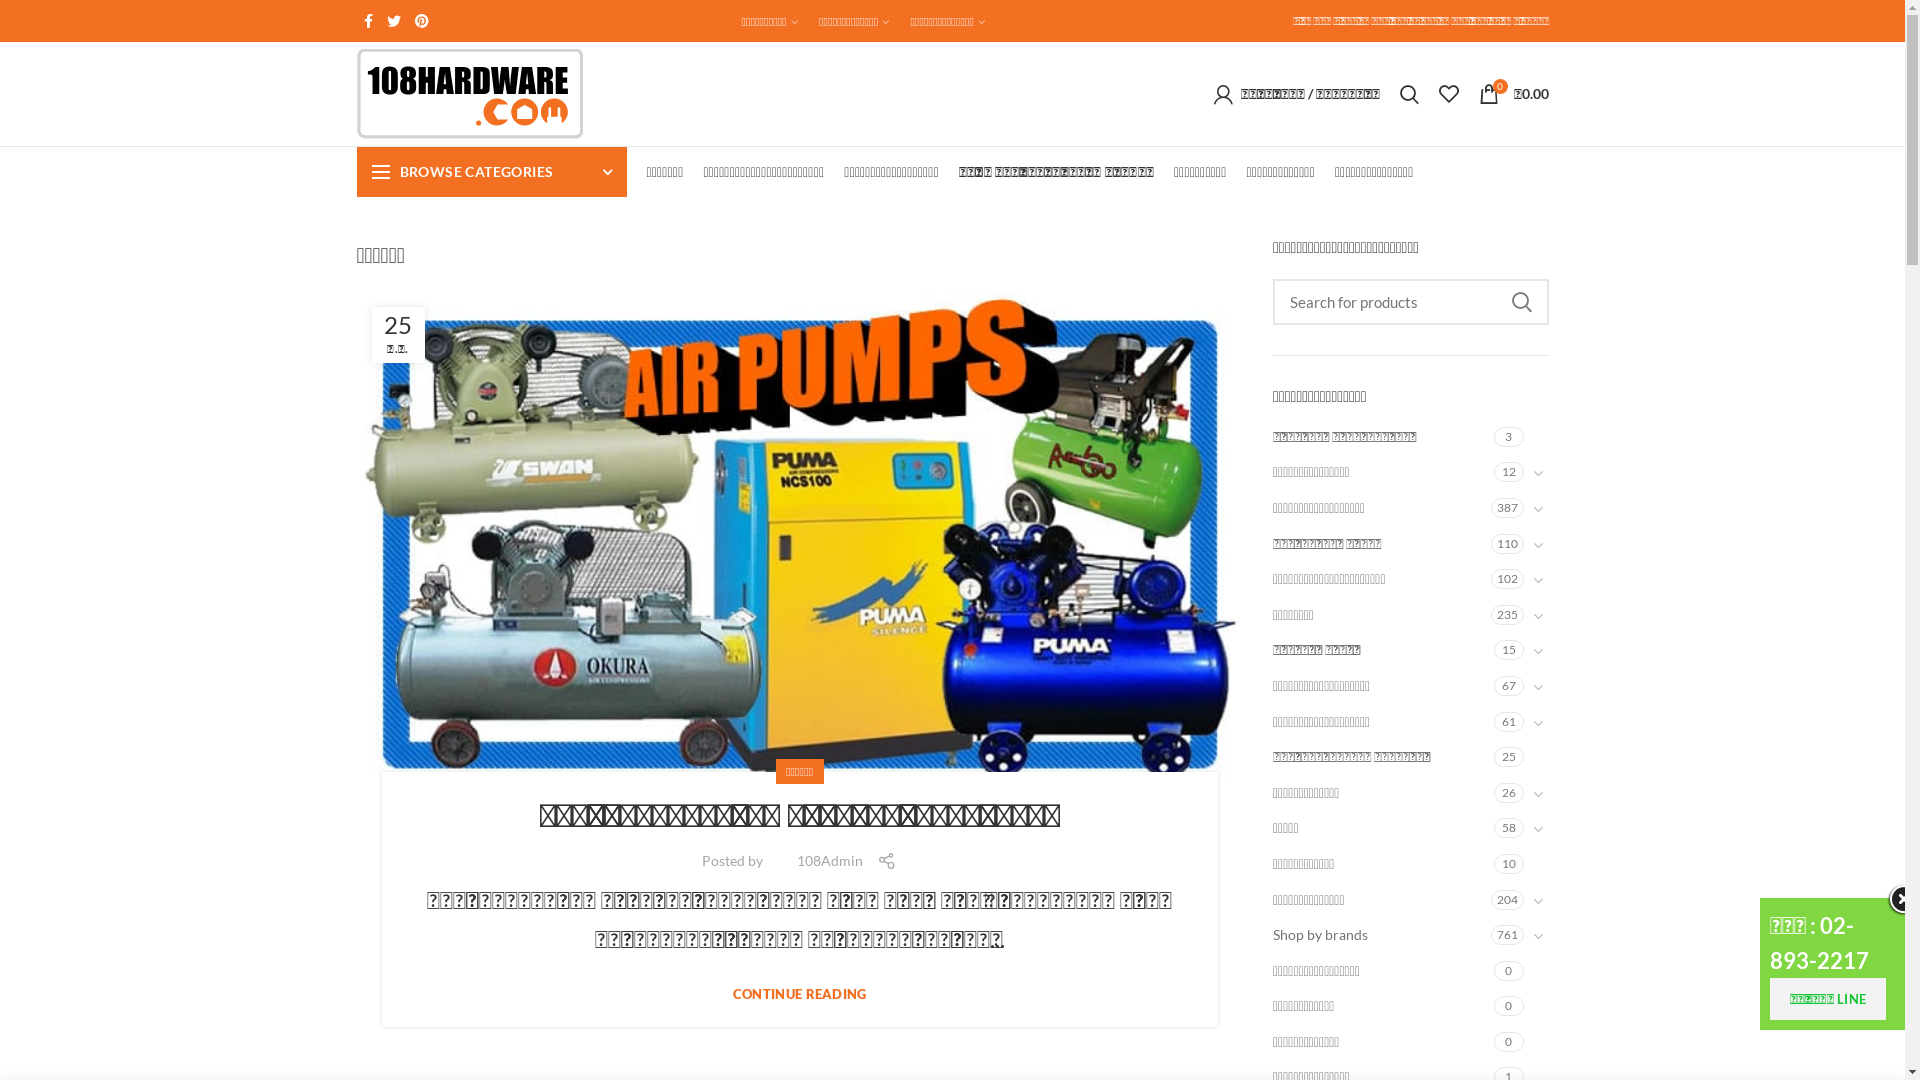 The image size is (1920, 1080). I want to click on 'Shop by brands', so click(1381, 934).